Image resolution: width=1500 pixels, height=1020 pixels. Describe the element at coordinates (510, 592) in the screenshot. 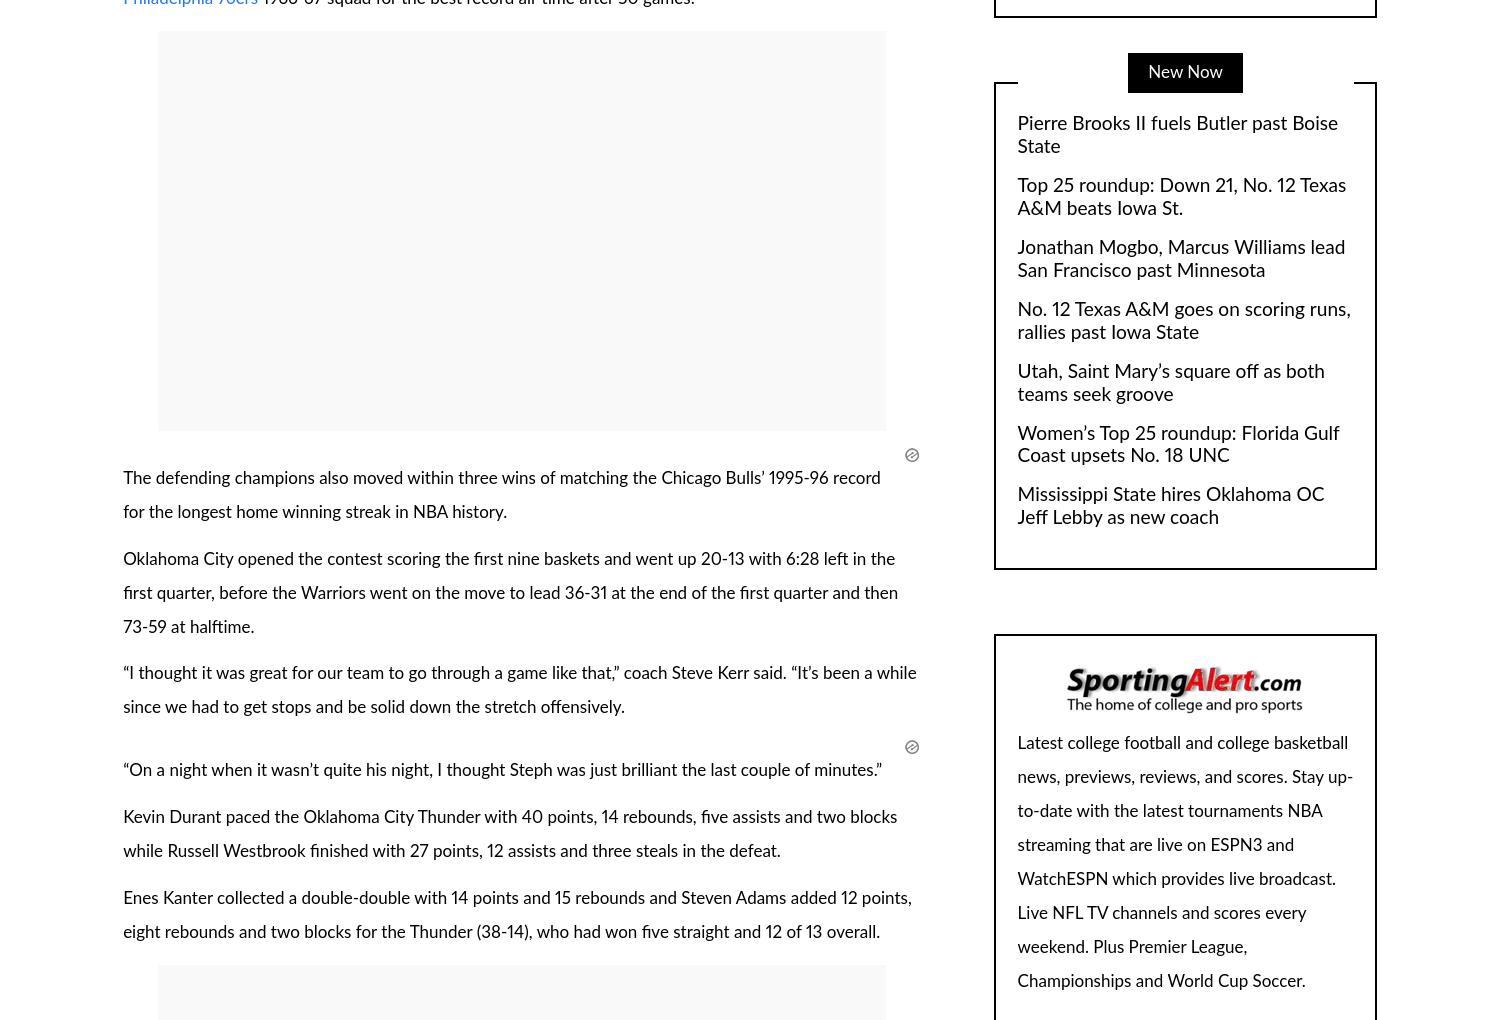

I see `'Oklahoma City opened the contest scoring the first nine baskets and went up 20-13 with 6:28 left in the first quarter, before the Warriors went on the move to lead 36-31 at the end of the first quarter and then 73-59 at halftime.'` at that location.